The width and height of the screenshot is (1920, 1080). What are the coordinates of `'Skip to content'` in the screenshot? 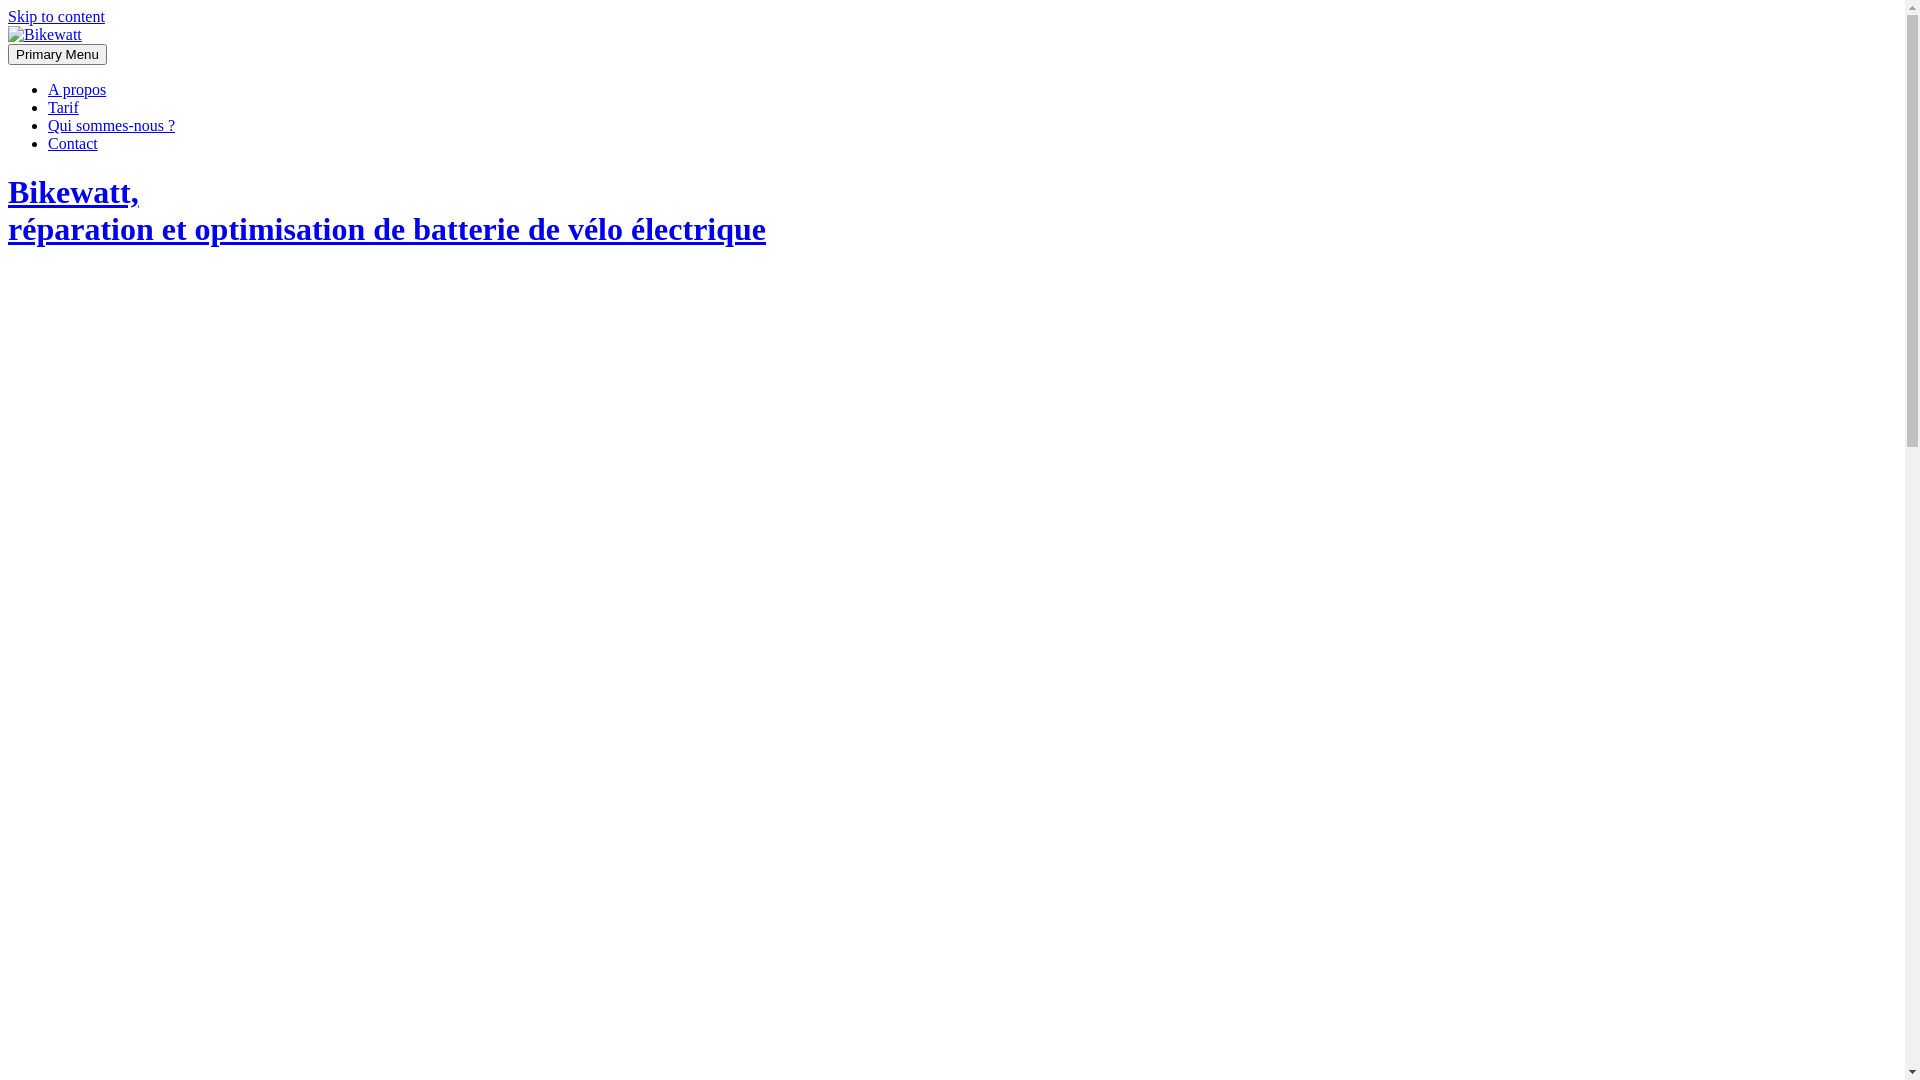 It's located at (8, 16).